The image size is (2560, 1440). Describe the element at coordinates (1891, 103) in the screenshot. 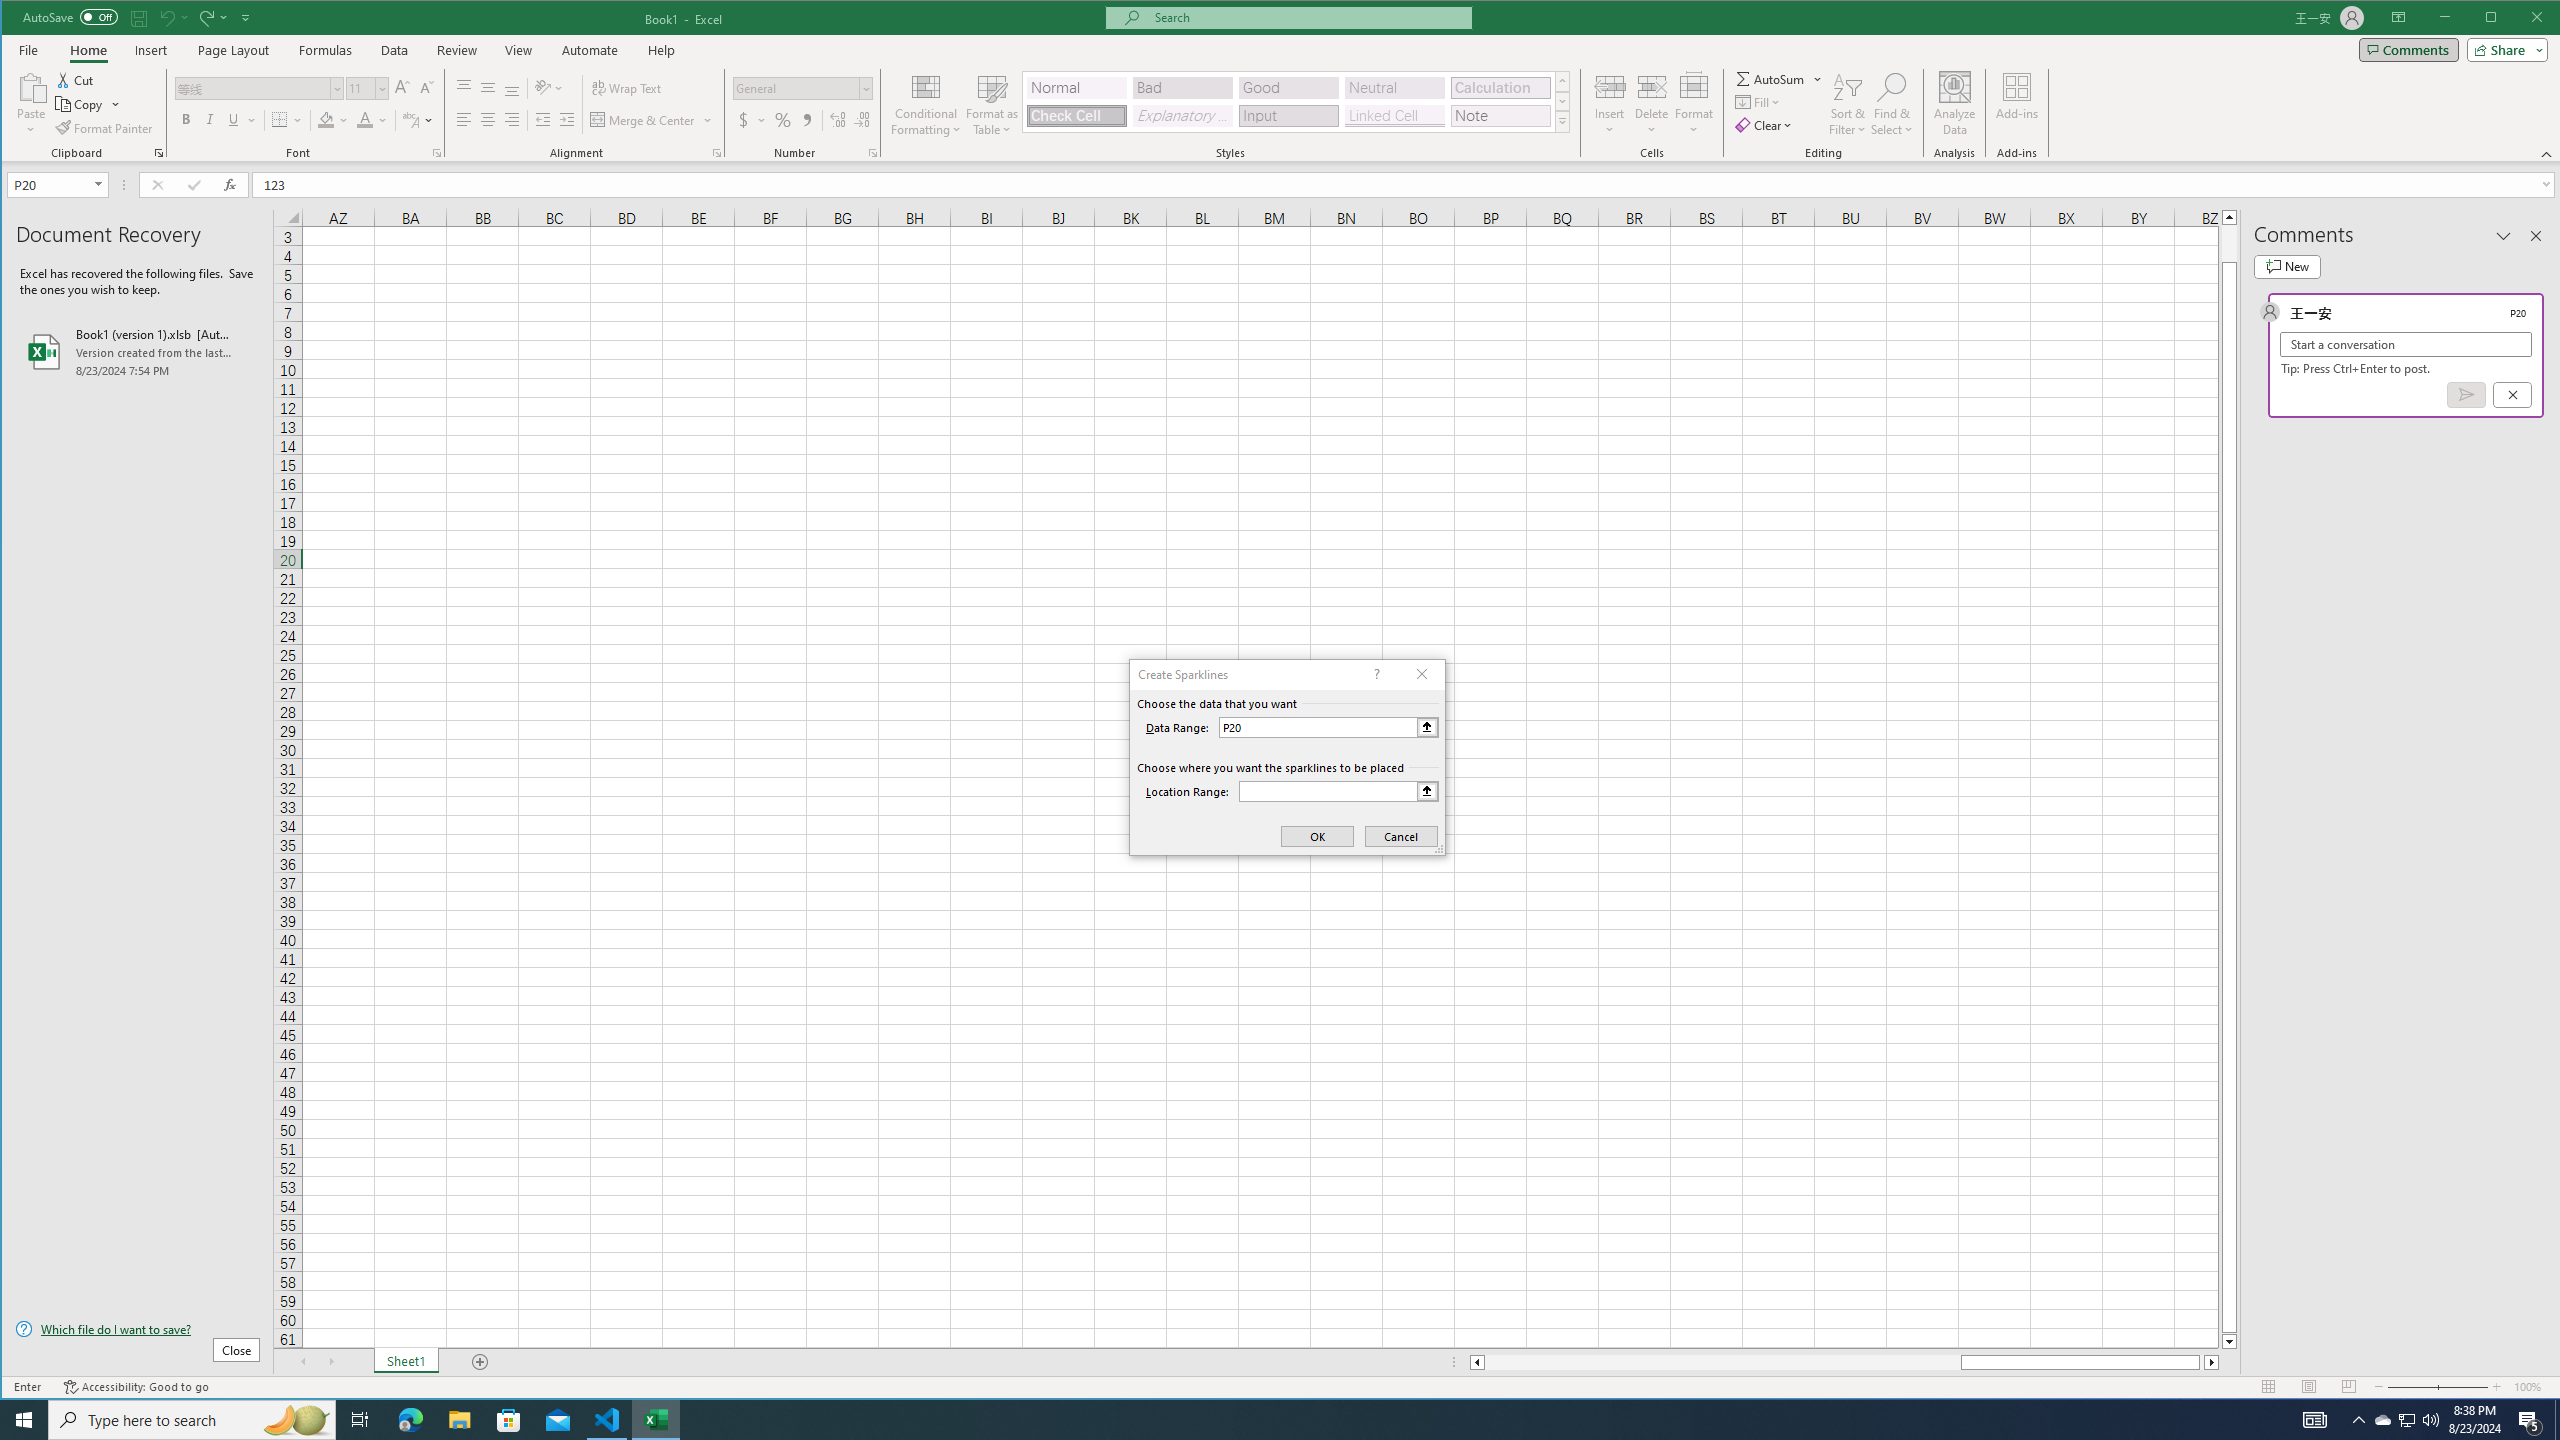

I see `'Find & Select'` at that location.